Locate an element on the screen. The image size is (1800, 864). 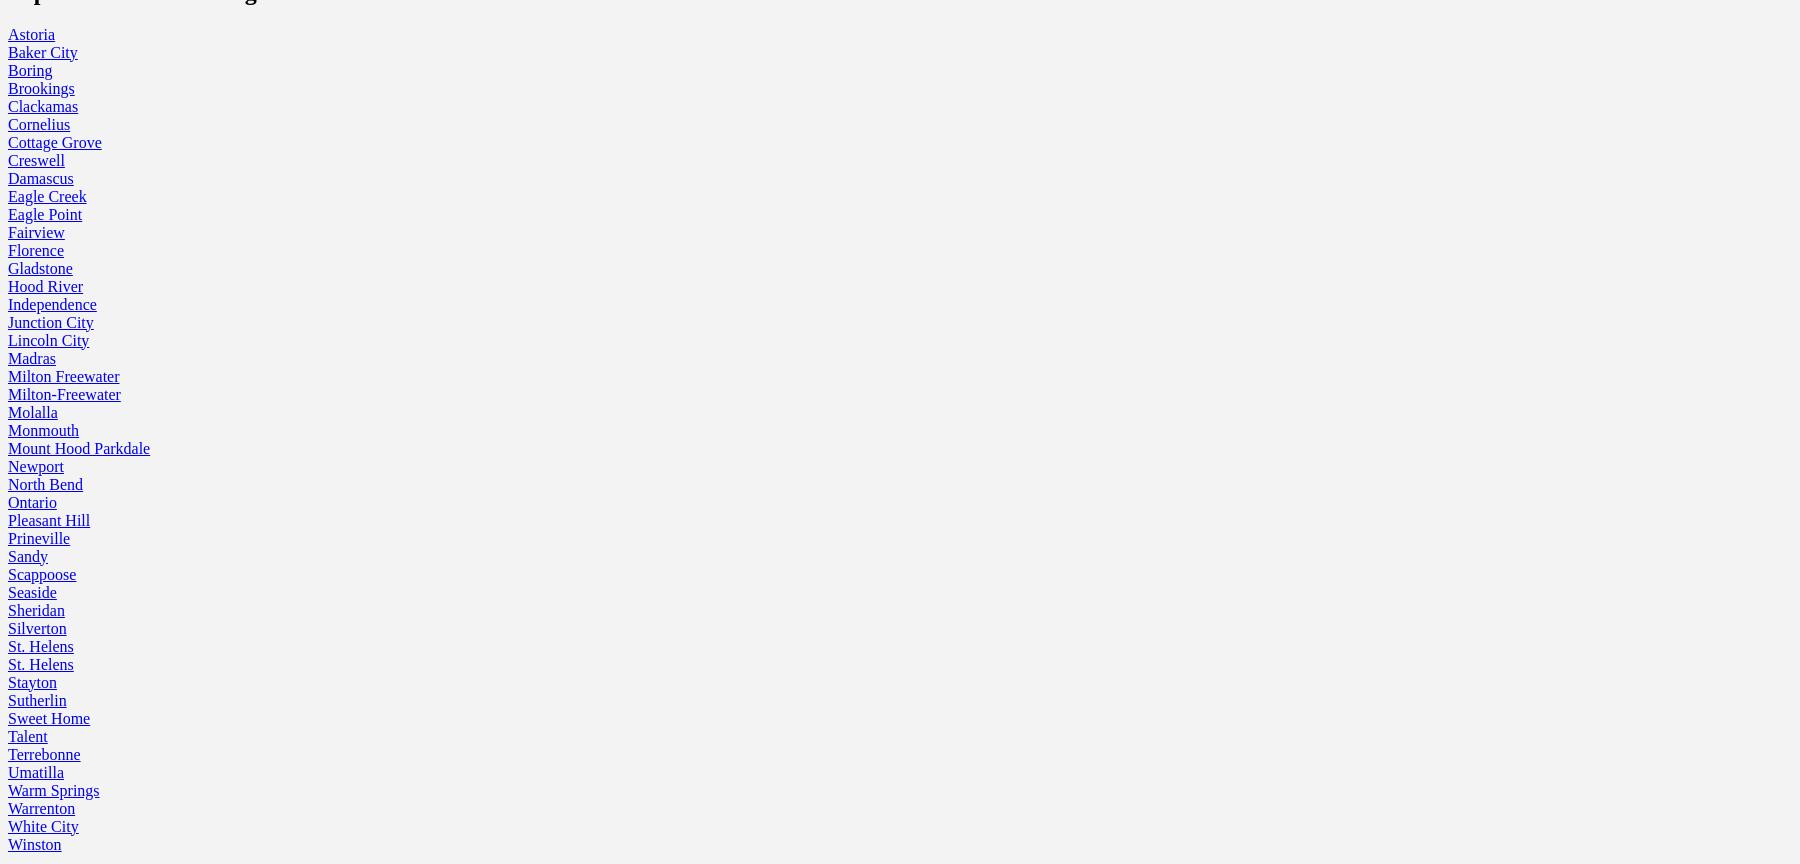
'Sweet Home' is located at coordinates (6, 717).